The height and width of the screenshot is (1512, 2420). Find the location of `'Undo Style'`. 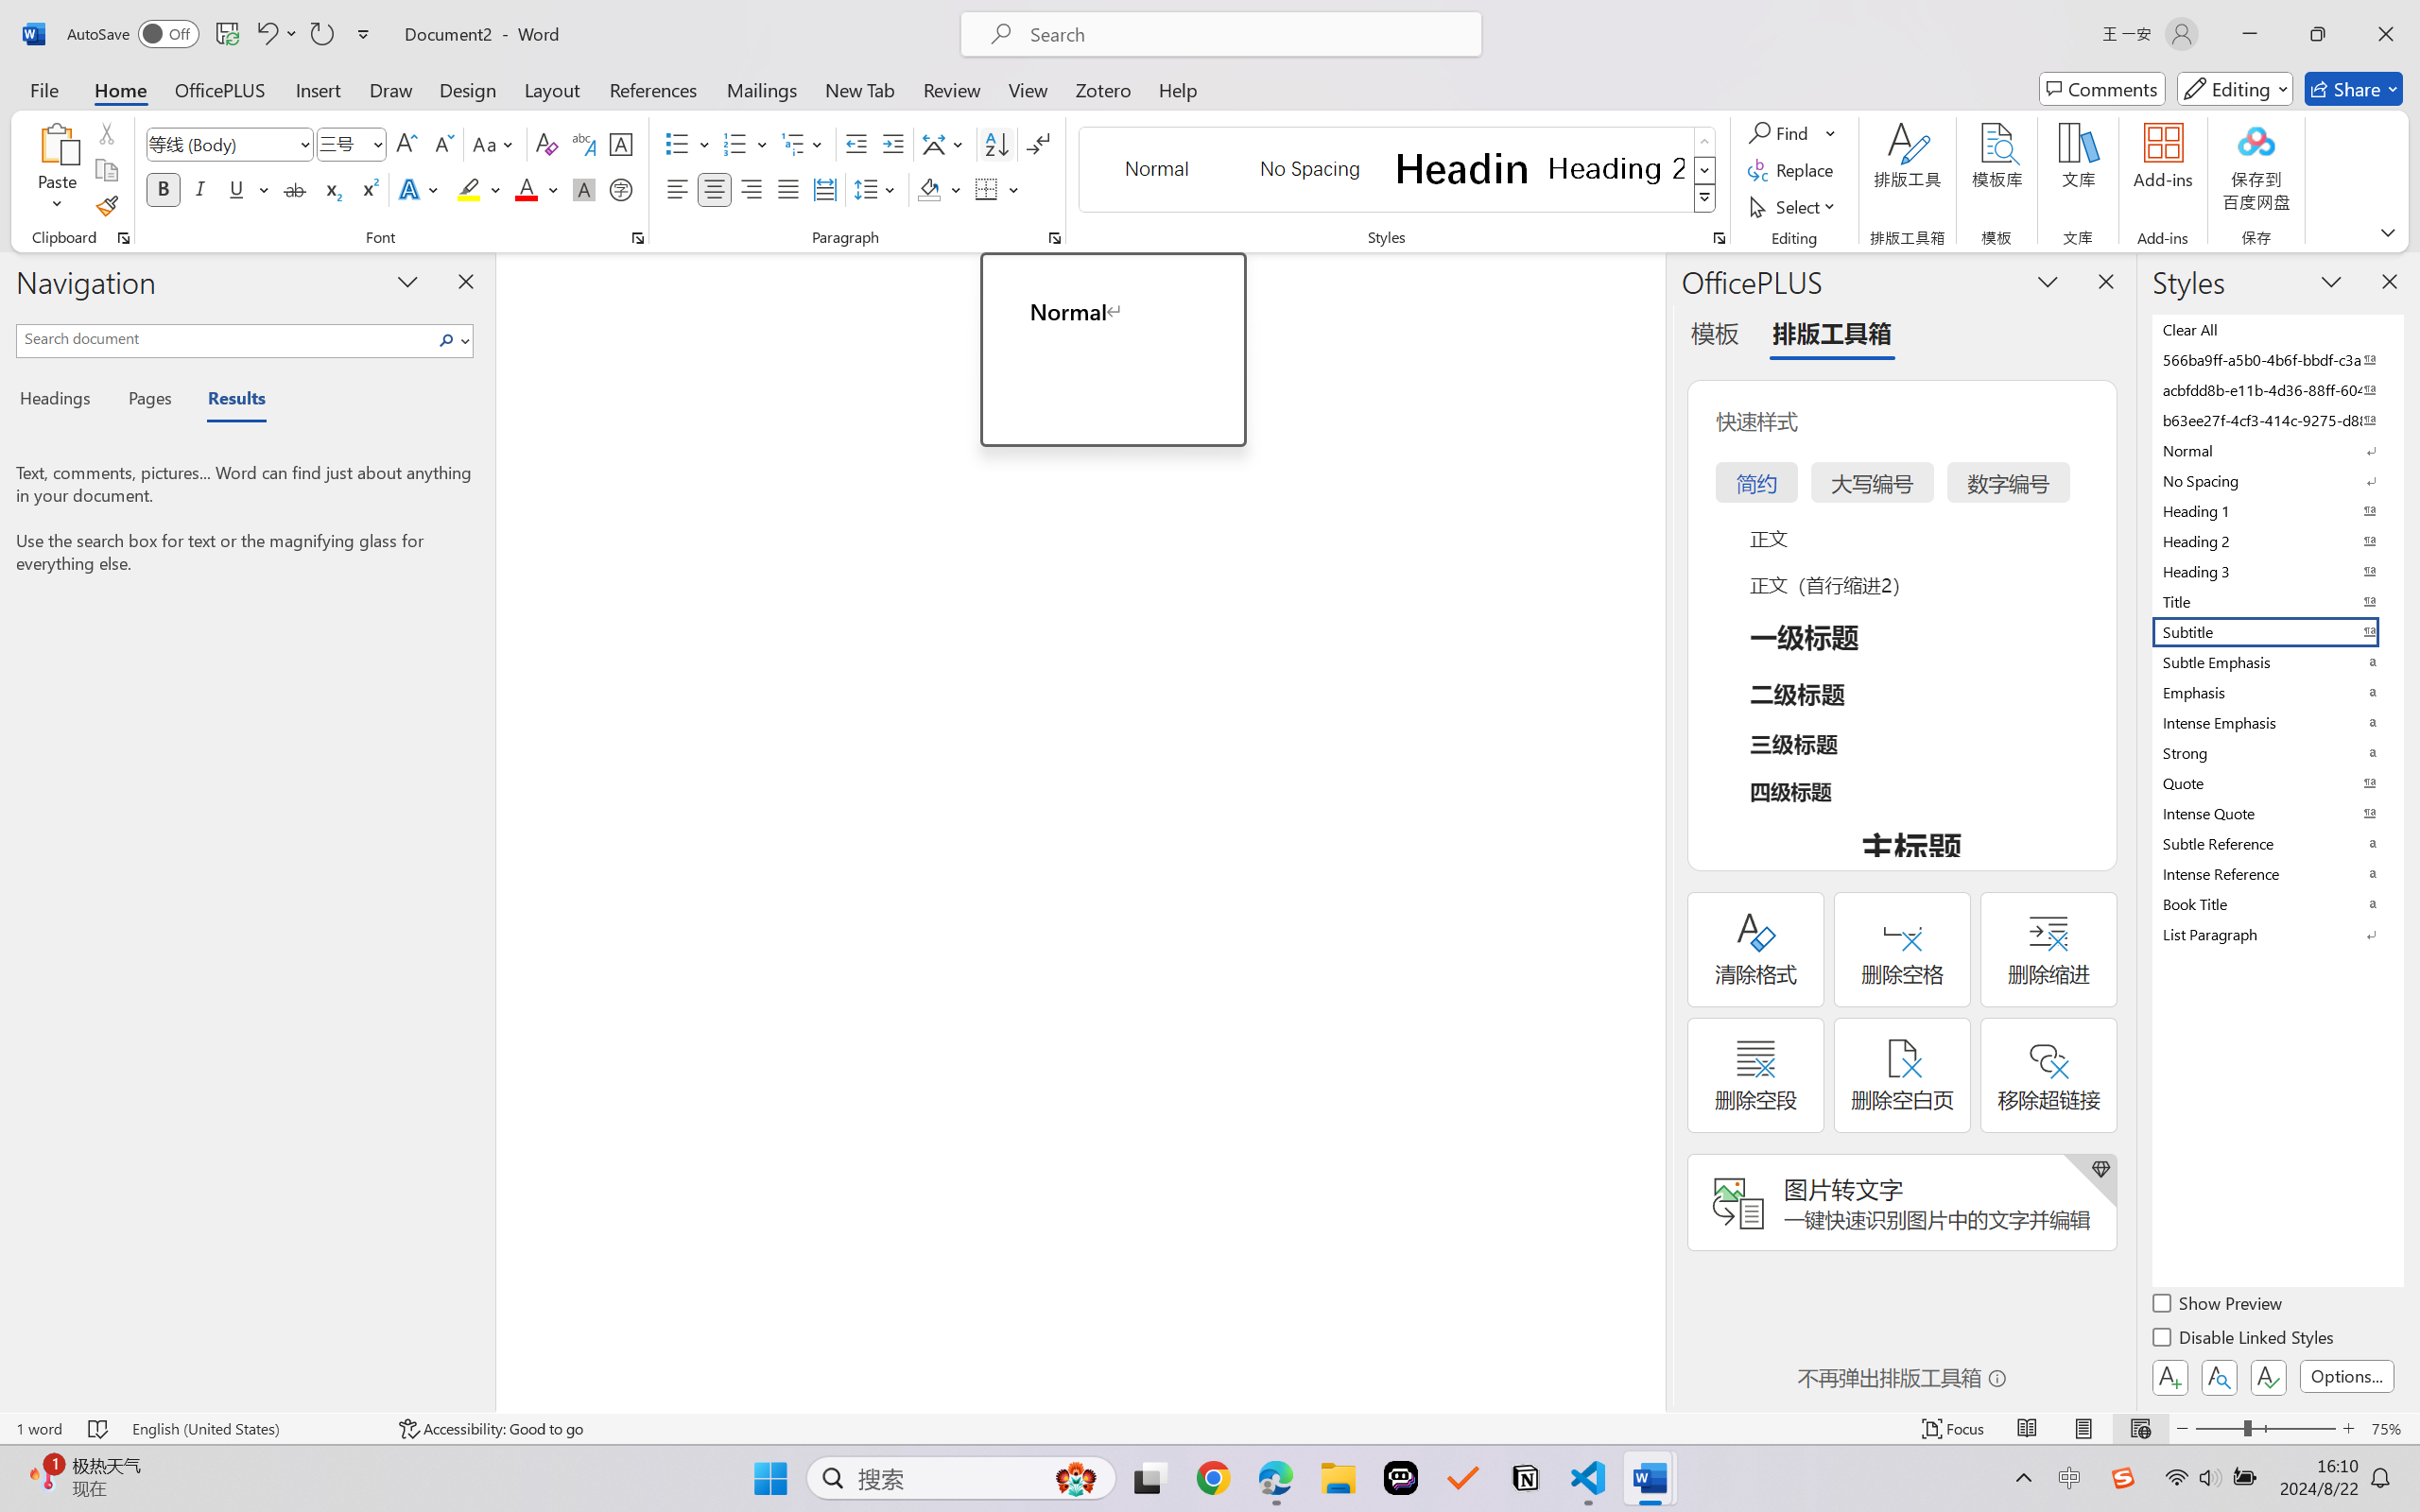

'Undo Style' is located at coordinates (265, 33).